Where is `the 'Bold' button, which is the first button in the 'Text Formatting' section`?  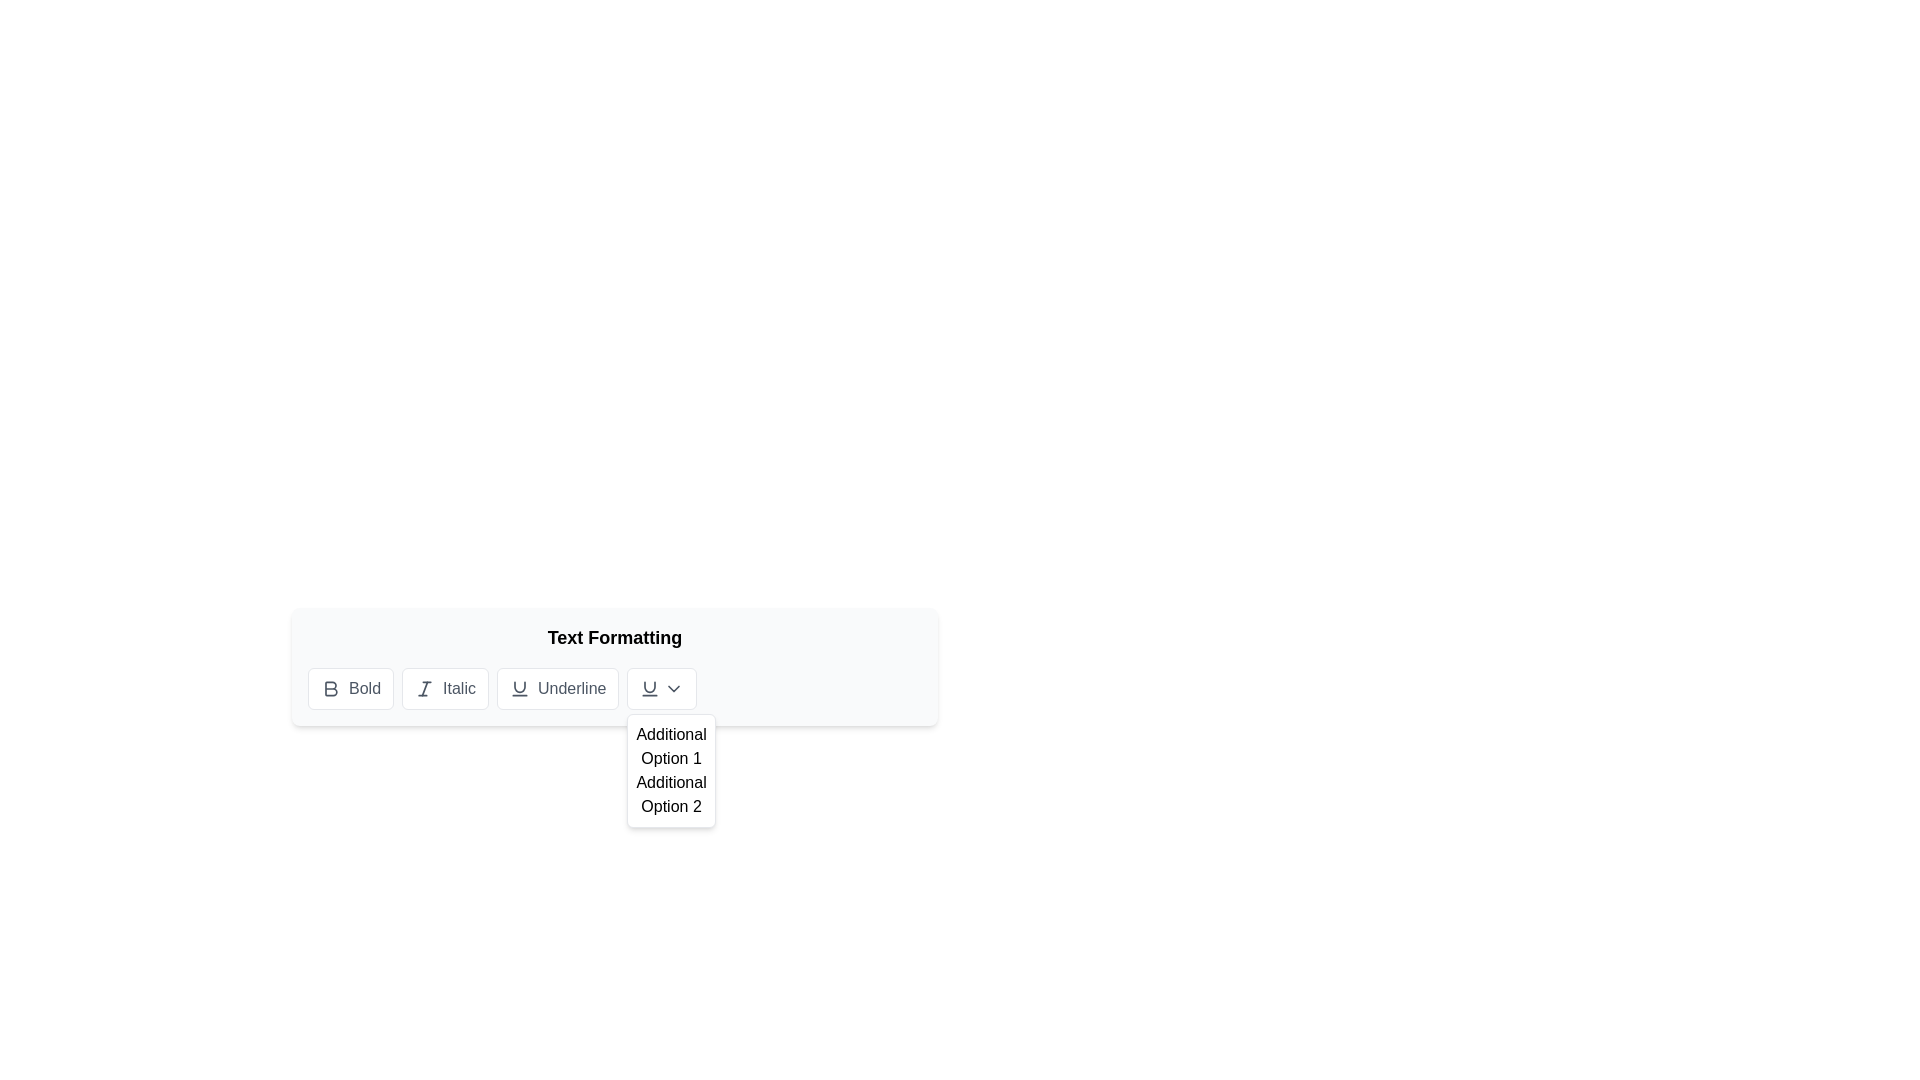
the 'Bold' button, which is the first button in the 'Text Formatting' section is located at coordinates (350, 688).